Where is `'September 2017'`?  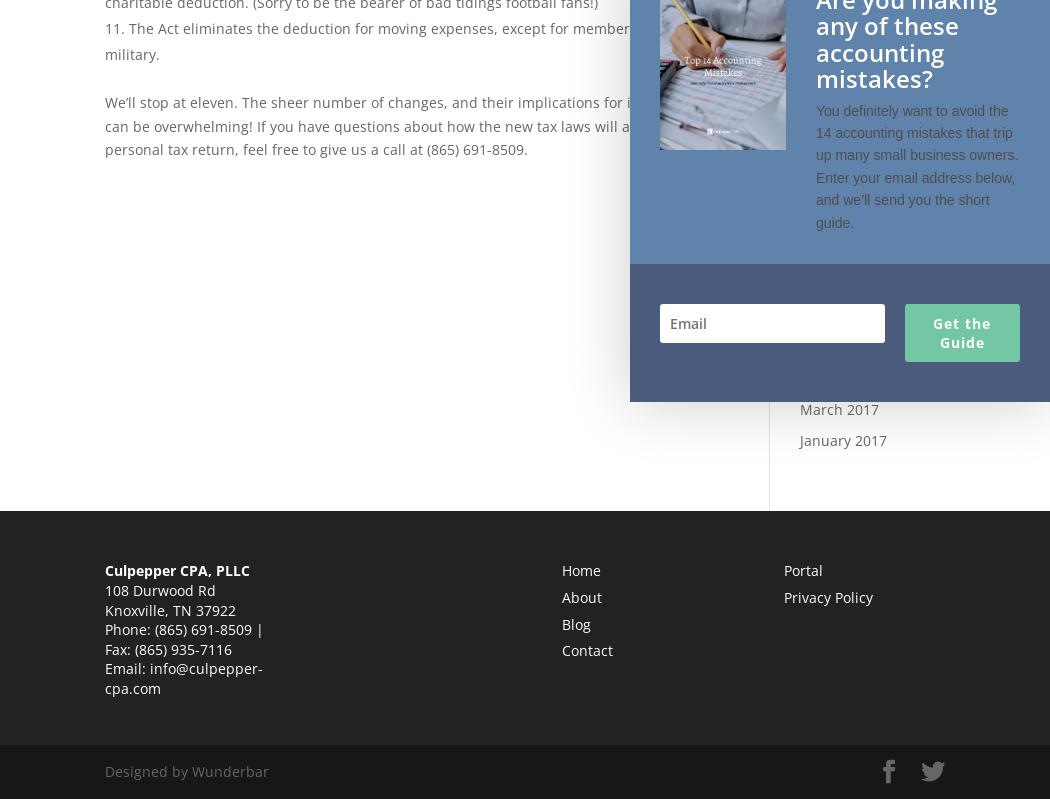 'September 2017' is located at coordinates (798, 255).